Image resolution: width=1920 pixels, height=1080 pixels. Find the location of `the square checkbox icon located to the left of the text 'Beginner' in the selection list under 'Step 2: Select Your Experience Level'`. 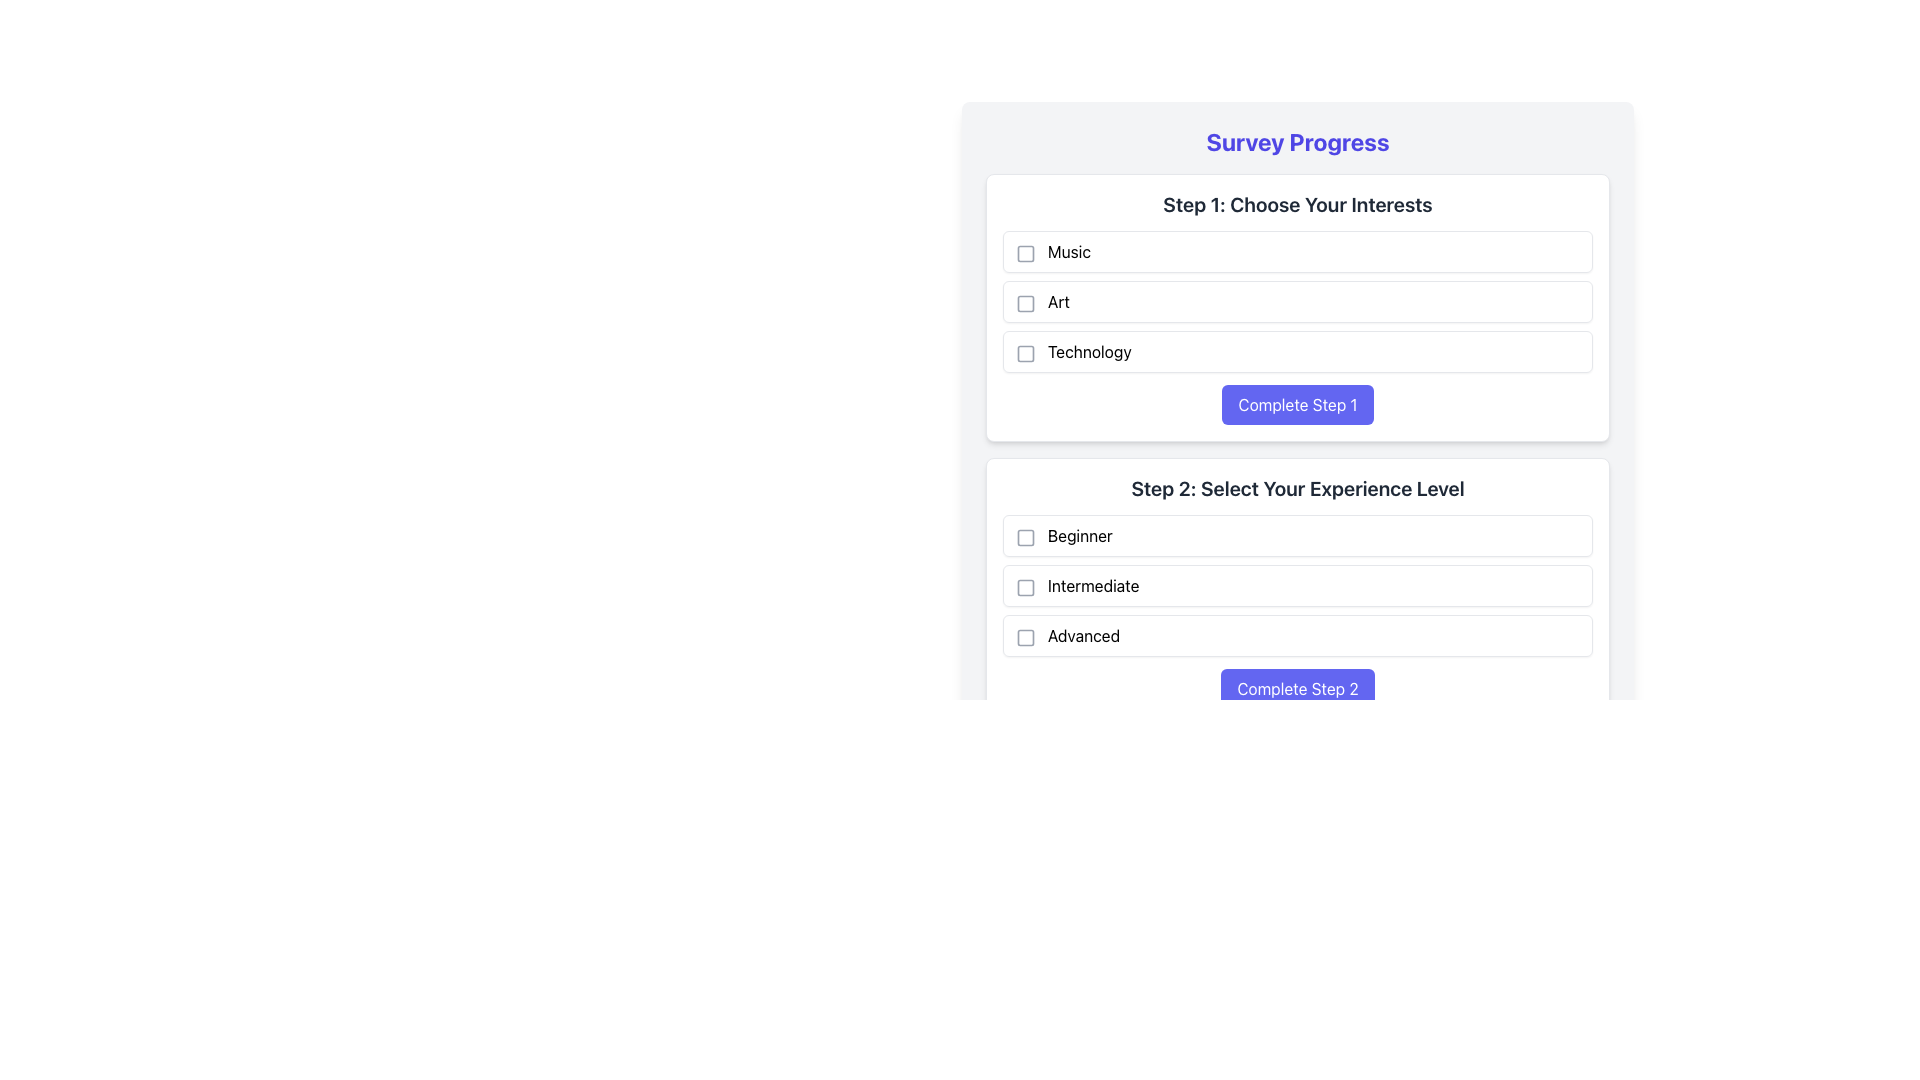

the square checkbox icon located to the left of the text 'Beginner' in the selection list under 'Step 2: Select Your Experience Level' is located at coordinates (1026, 535).